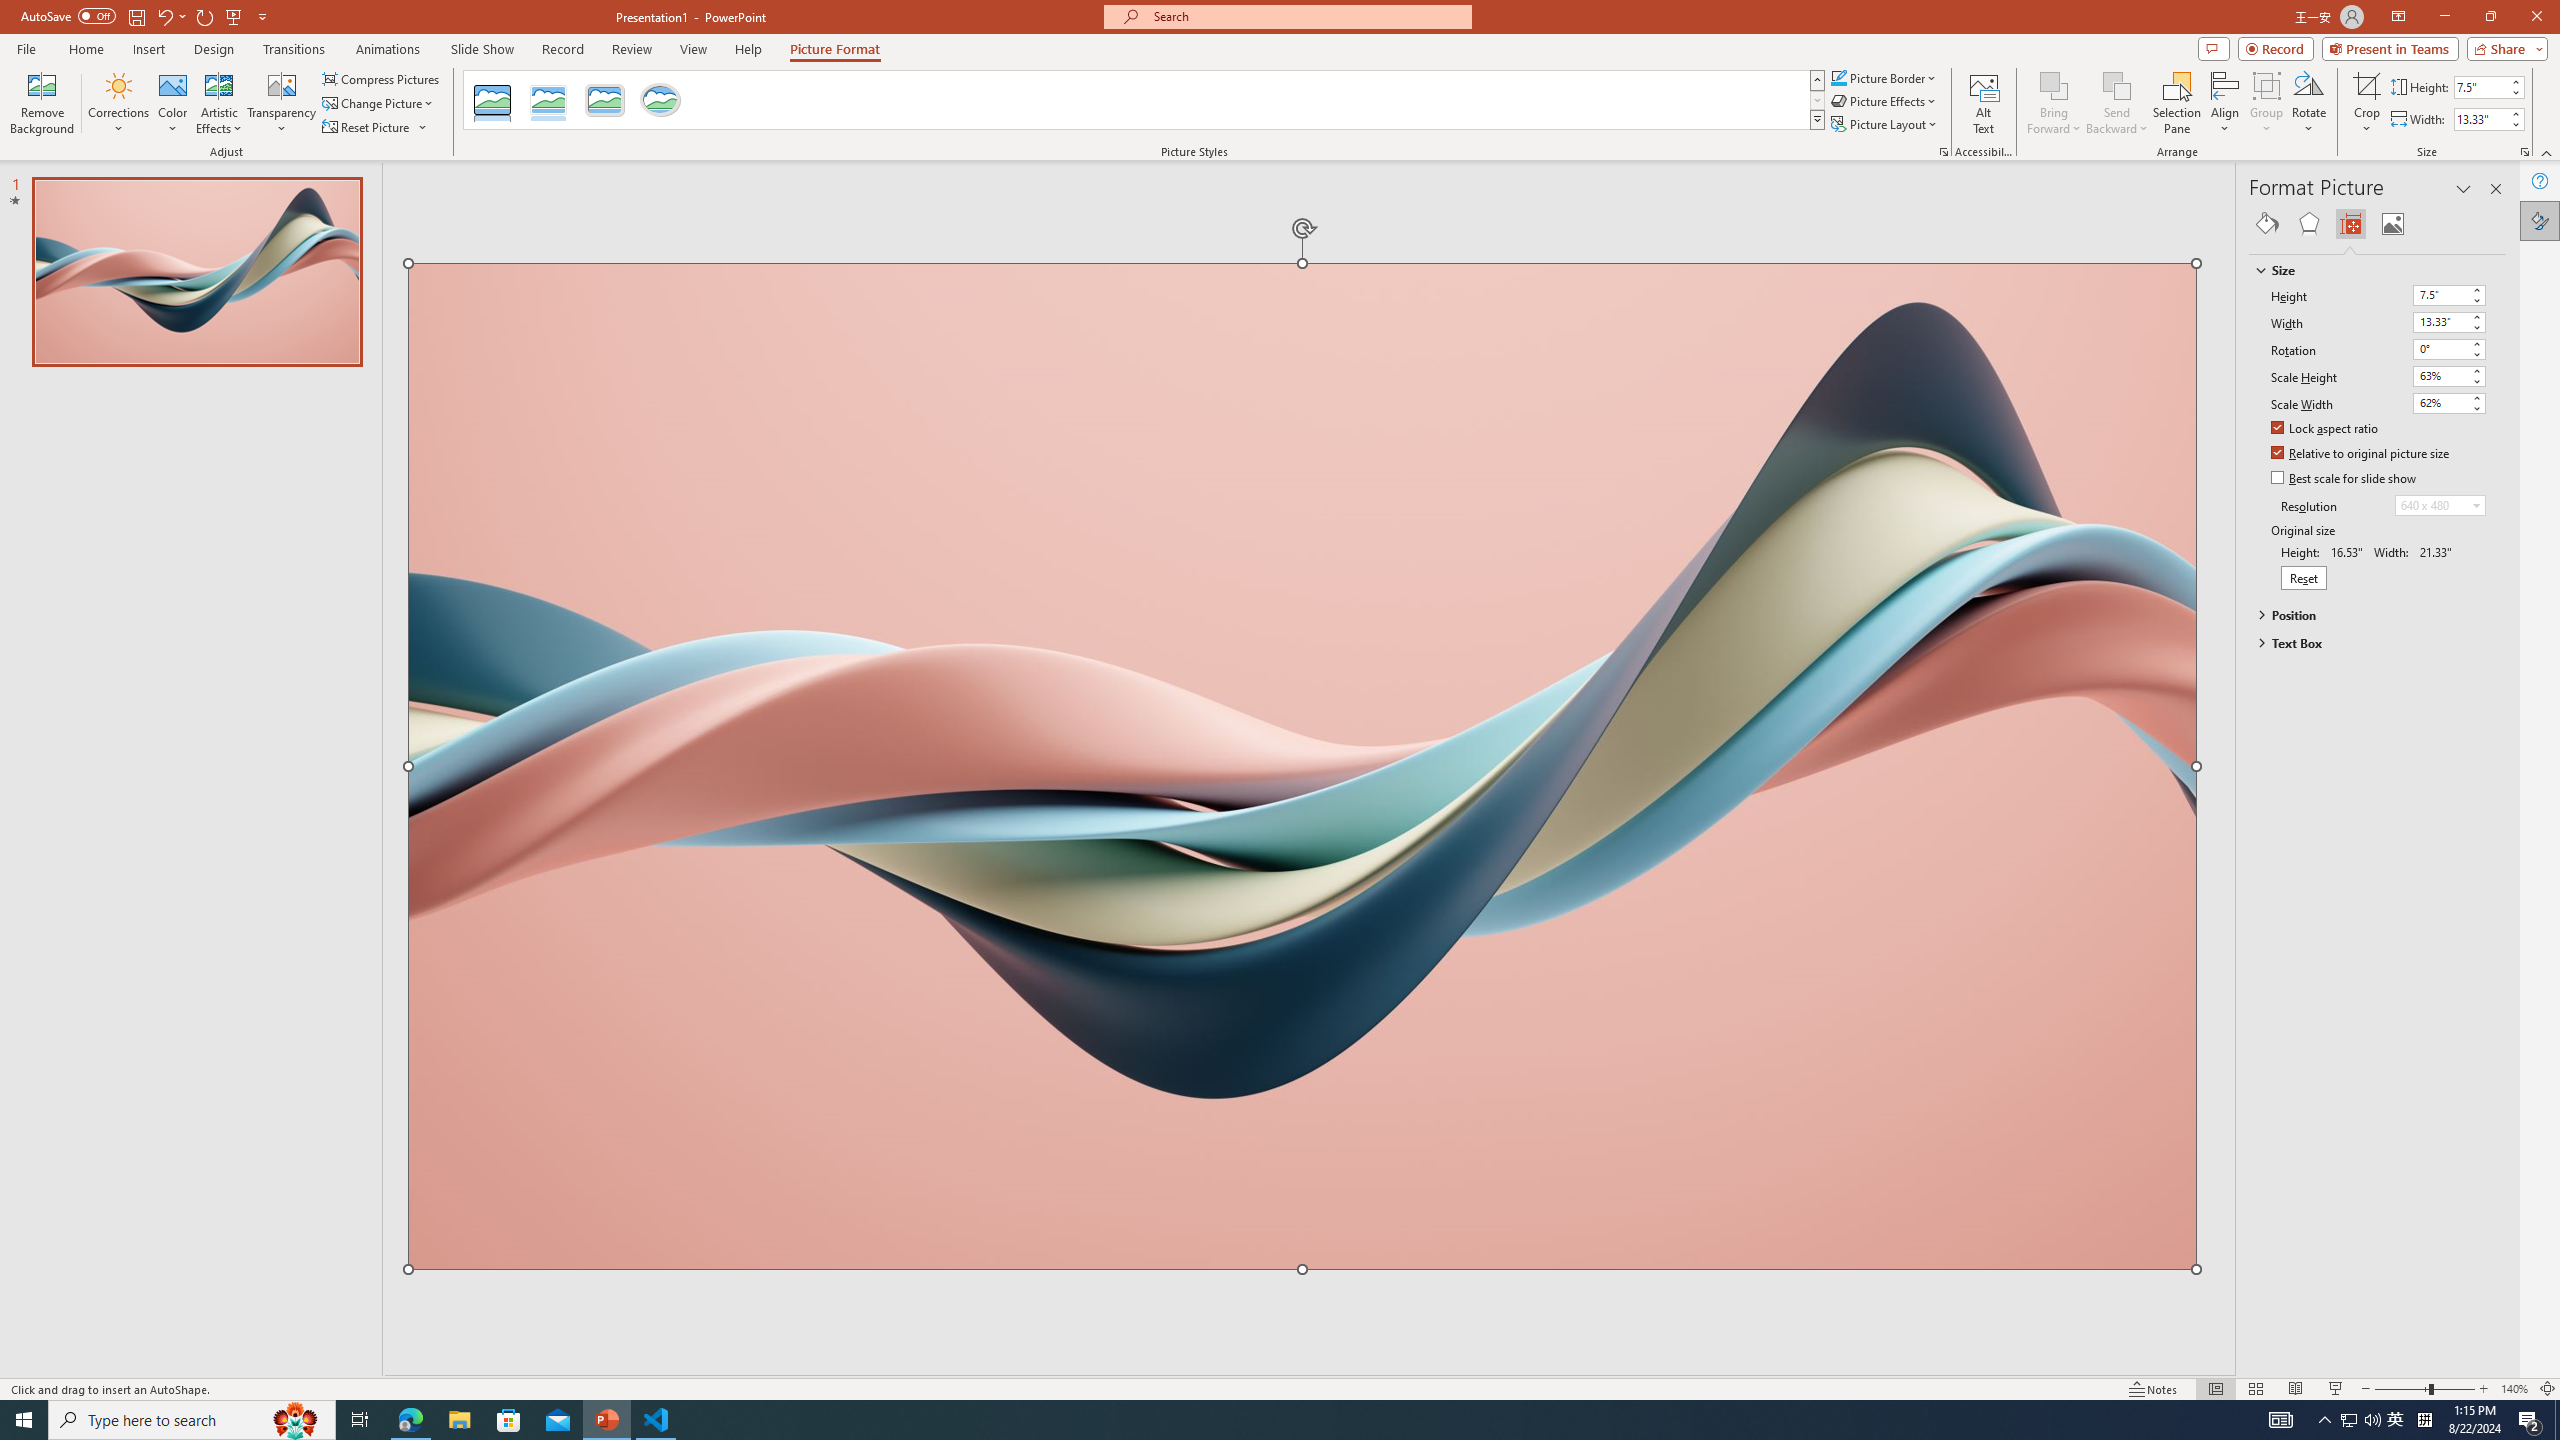 The width and height of the screenshot is (2560, 1440). Describe the element at coordinates (2116, 103) in the screenshot. I see `'Send Backward'` at that location.